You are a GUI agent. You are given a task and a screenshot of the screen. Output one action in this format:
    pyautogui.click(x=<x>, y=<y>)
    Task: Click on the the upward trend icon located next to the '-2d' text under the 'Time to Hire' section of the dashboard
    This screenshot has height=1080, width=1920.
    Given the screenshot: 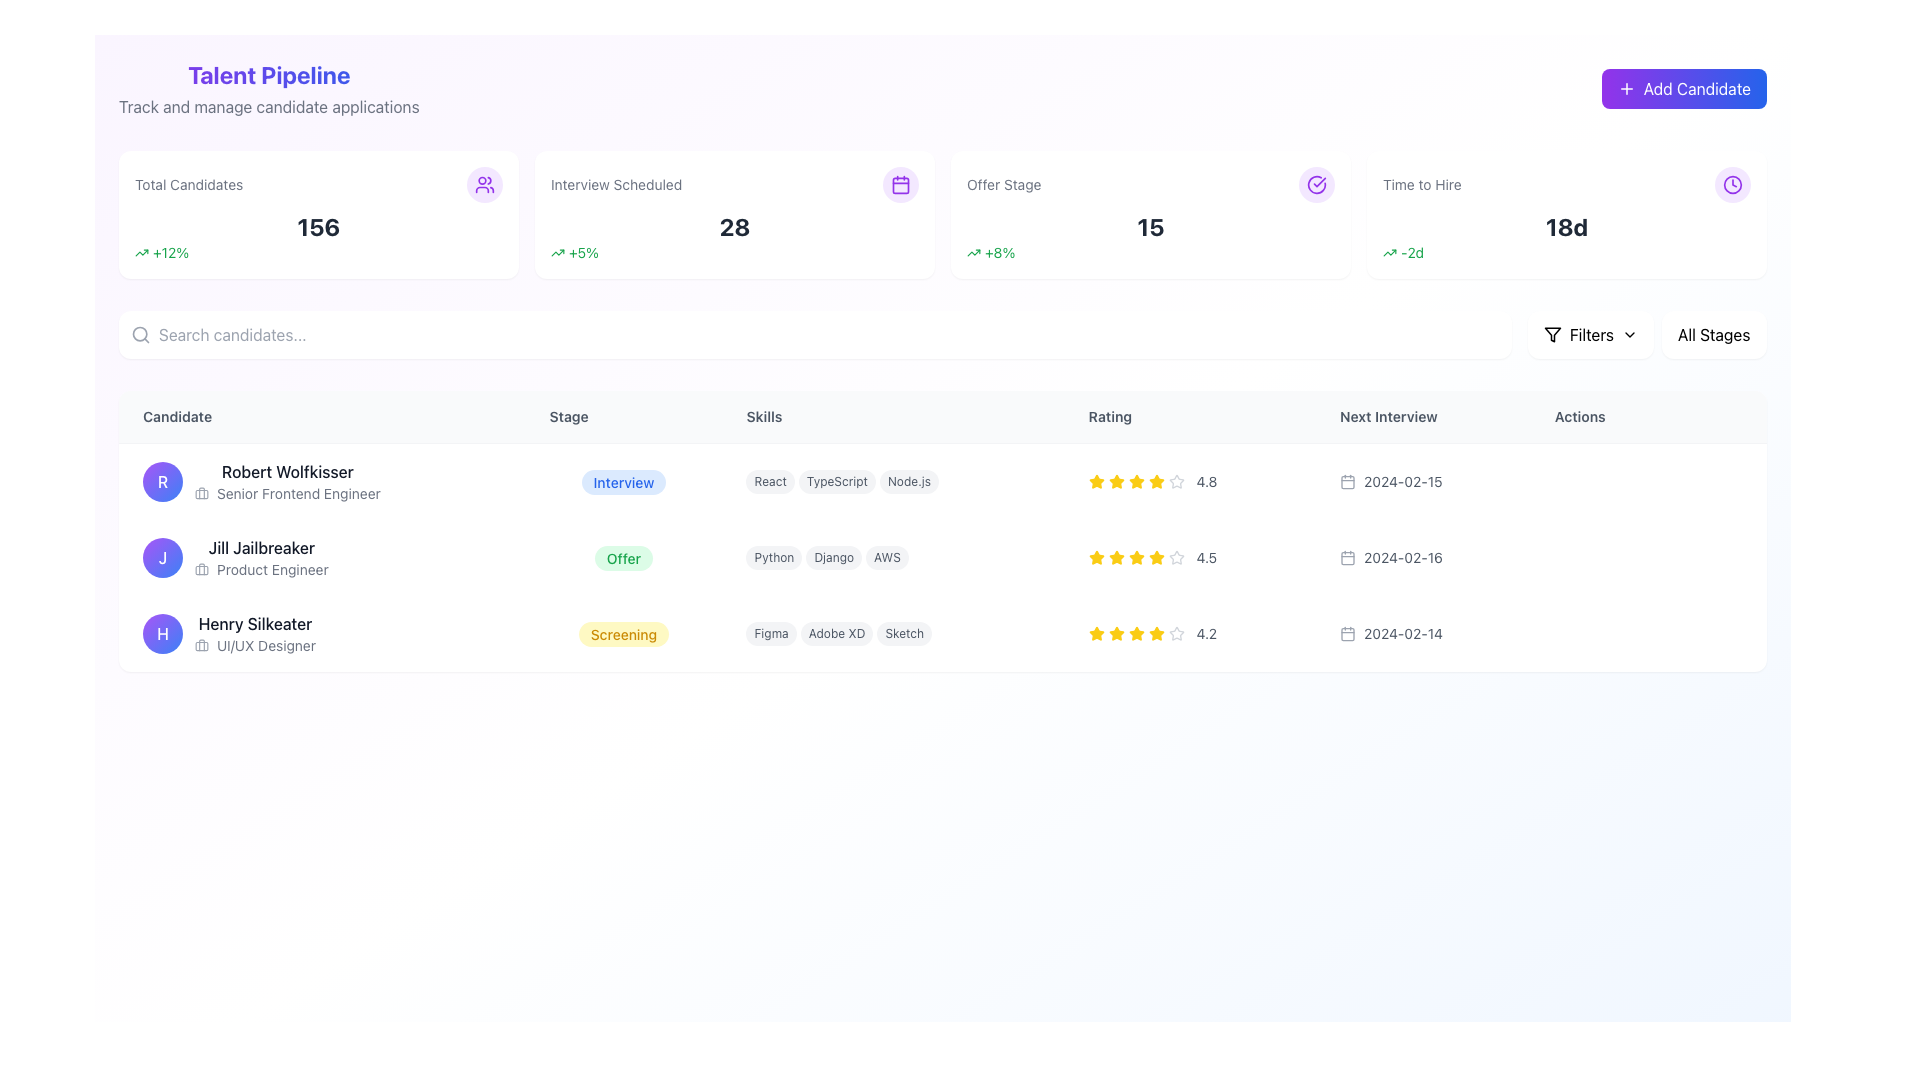 What is the action you would take?
    pyautogui.click(x=1389, y=252)
    